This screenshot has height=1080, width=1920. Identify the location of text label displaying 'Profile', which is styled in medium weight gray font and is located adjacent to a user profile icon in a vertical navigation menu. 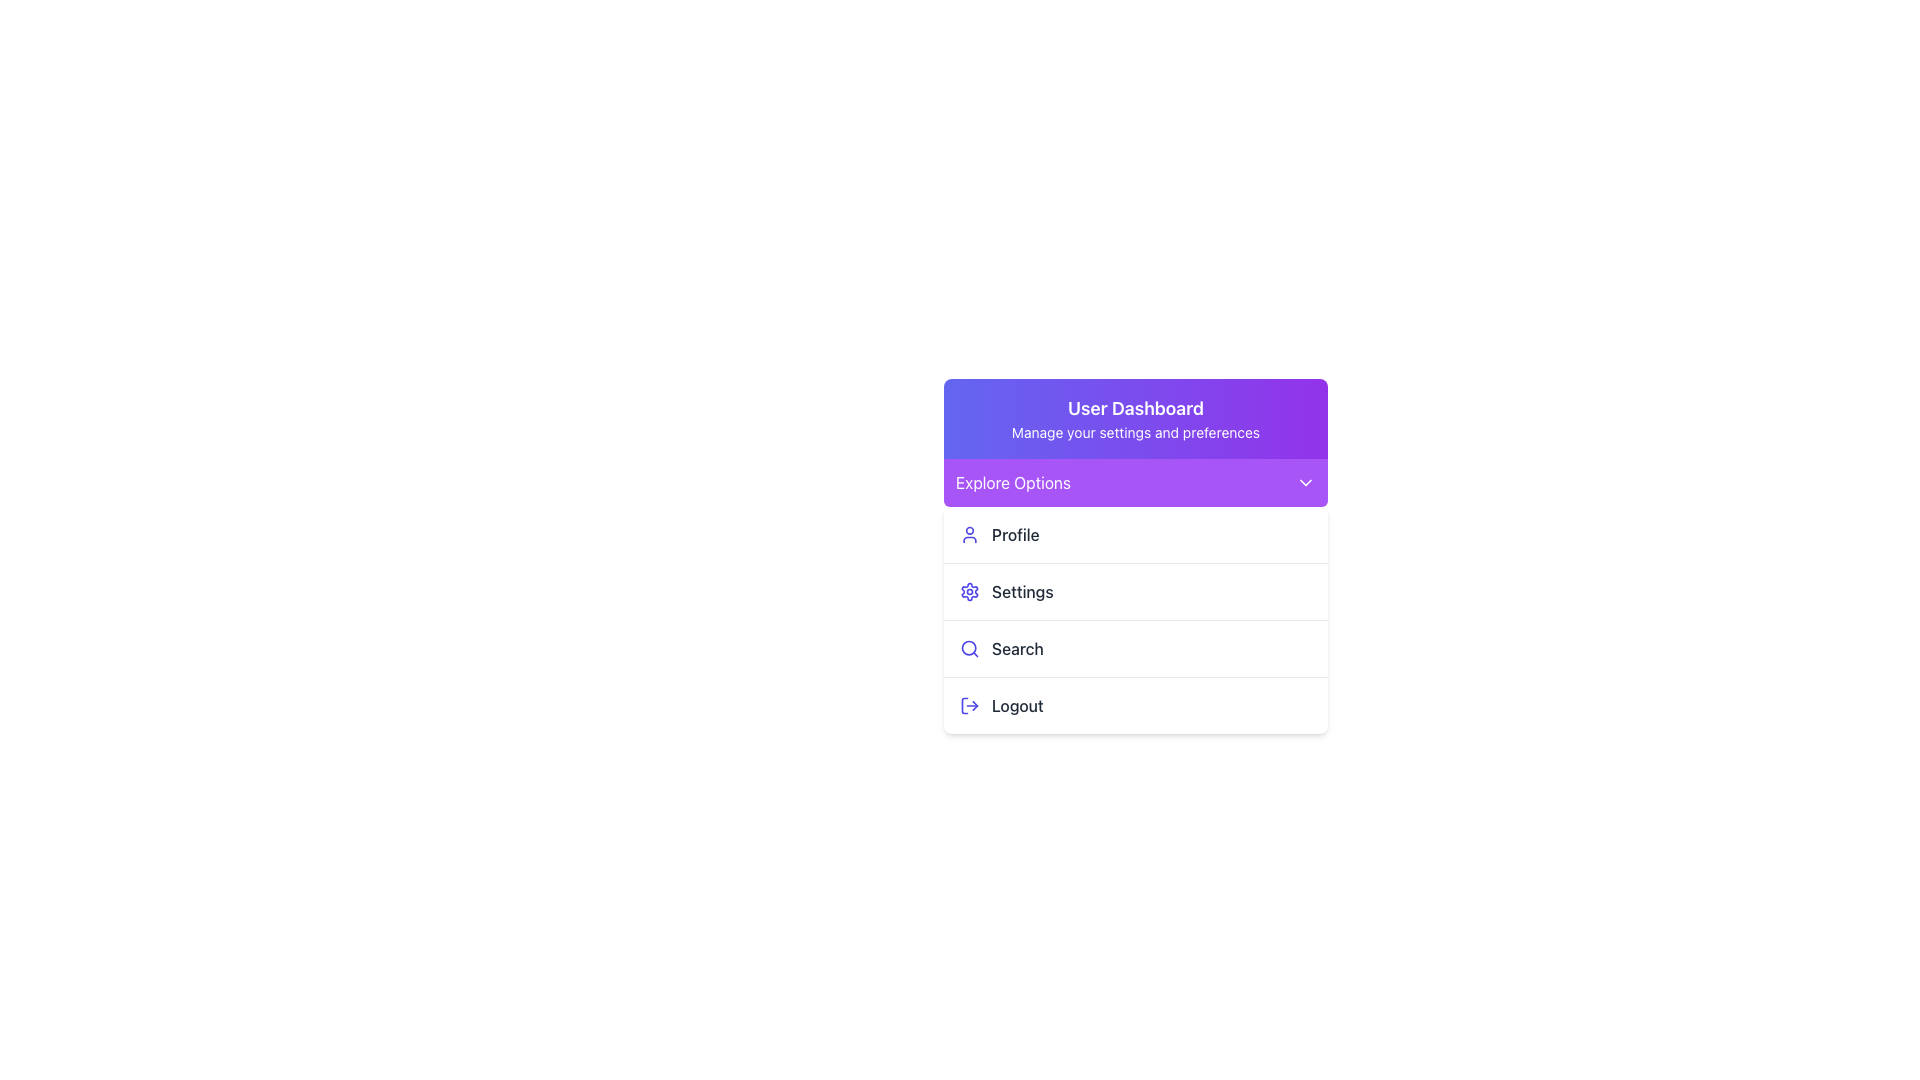
(1015, 534).